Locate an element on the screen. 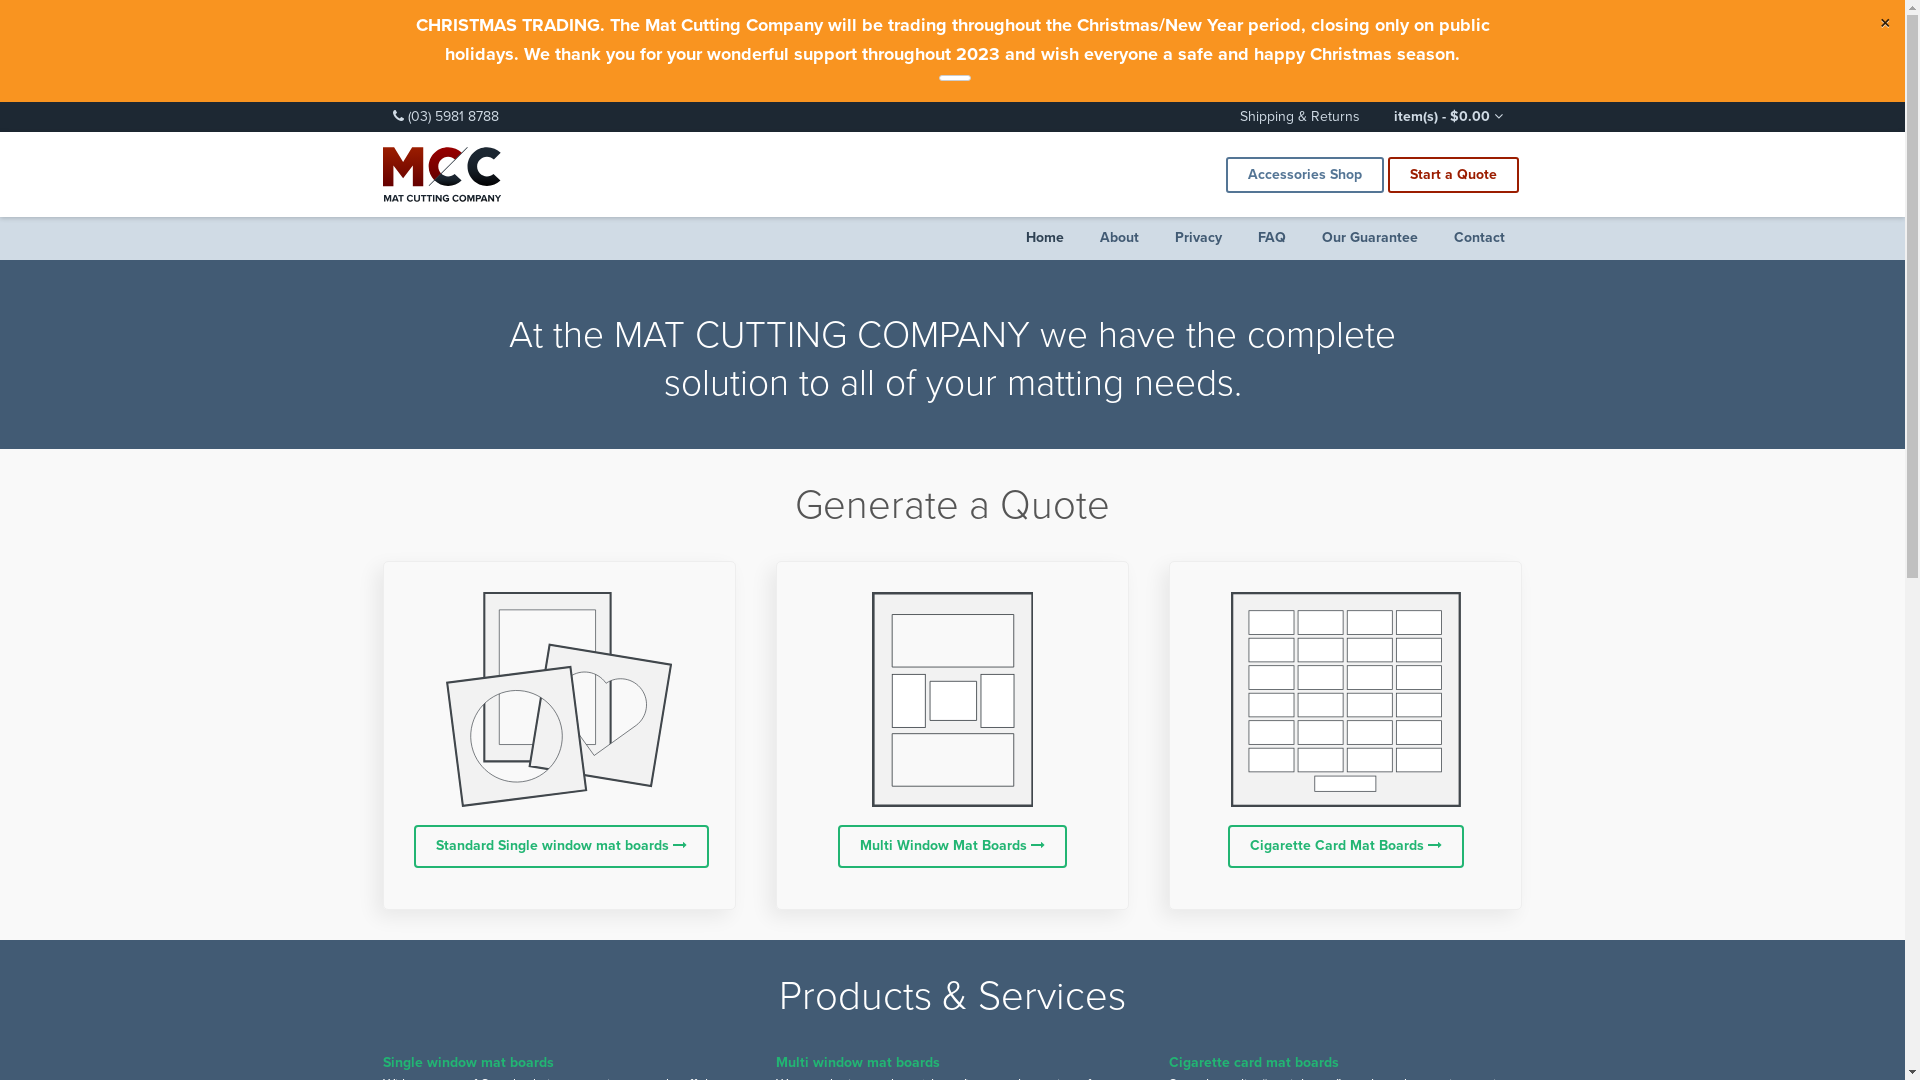 This screenshot has height=1080, width=1920. '(03) 5981 8788' is located at coordinates (382, 116).